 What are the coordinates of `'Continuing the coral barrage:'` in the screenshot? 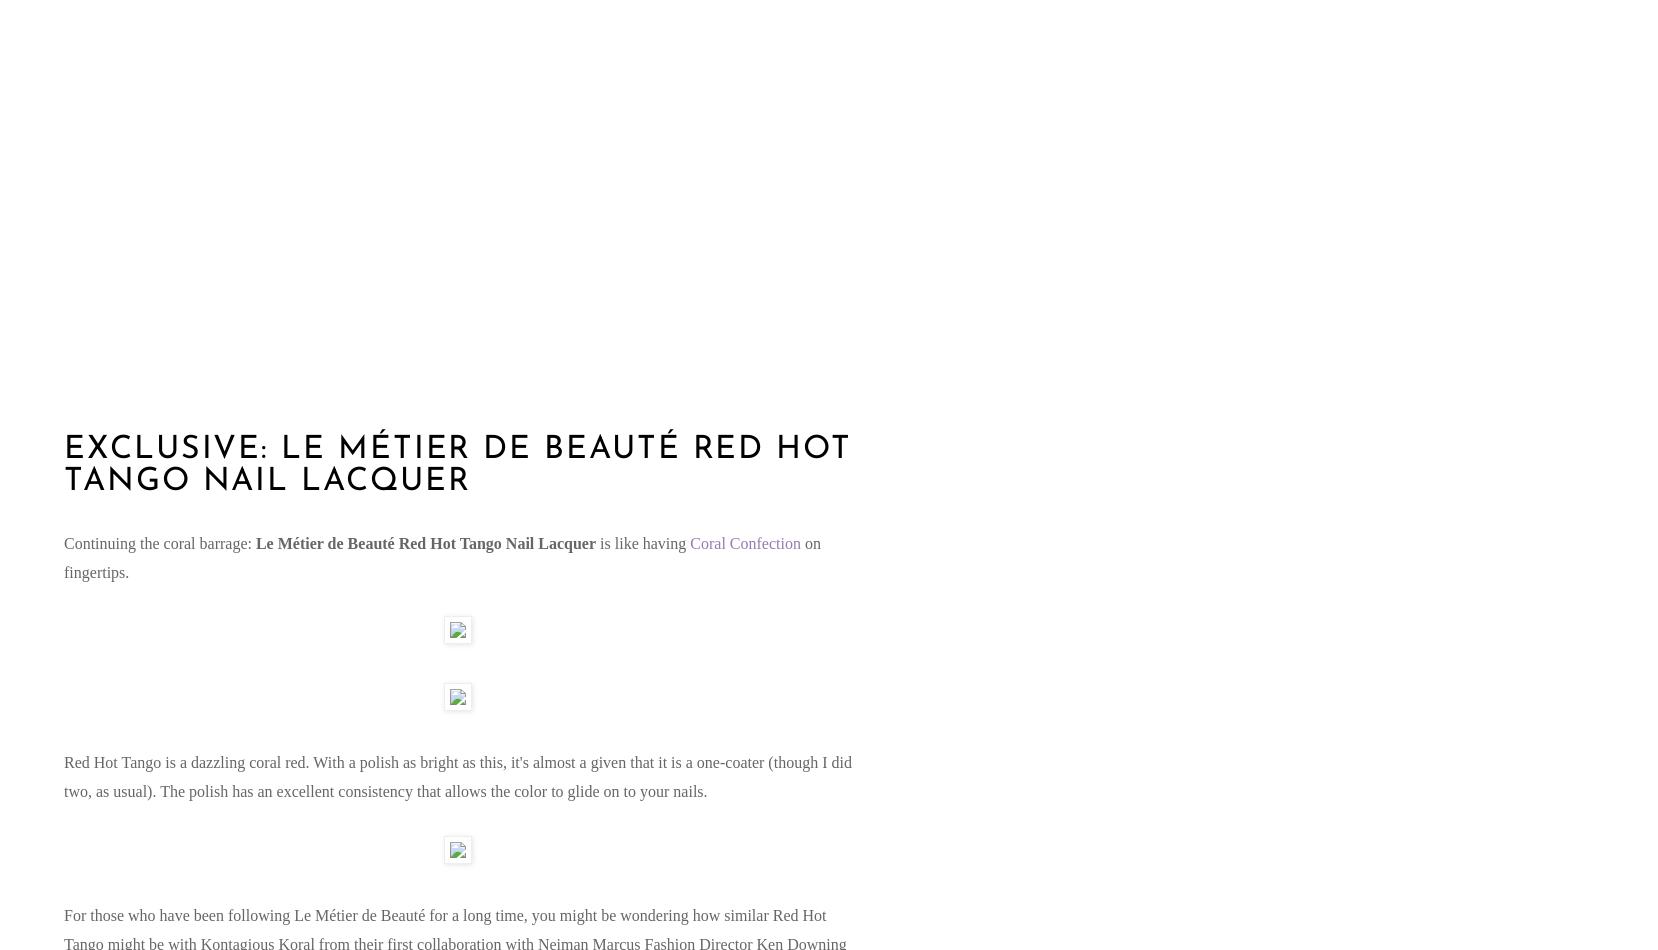 It's located at (159, 542).